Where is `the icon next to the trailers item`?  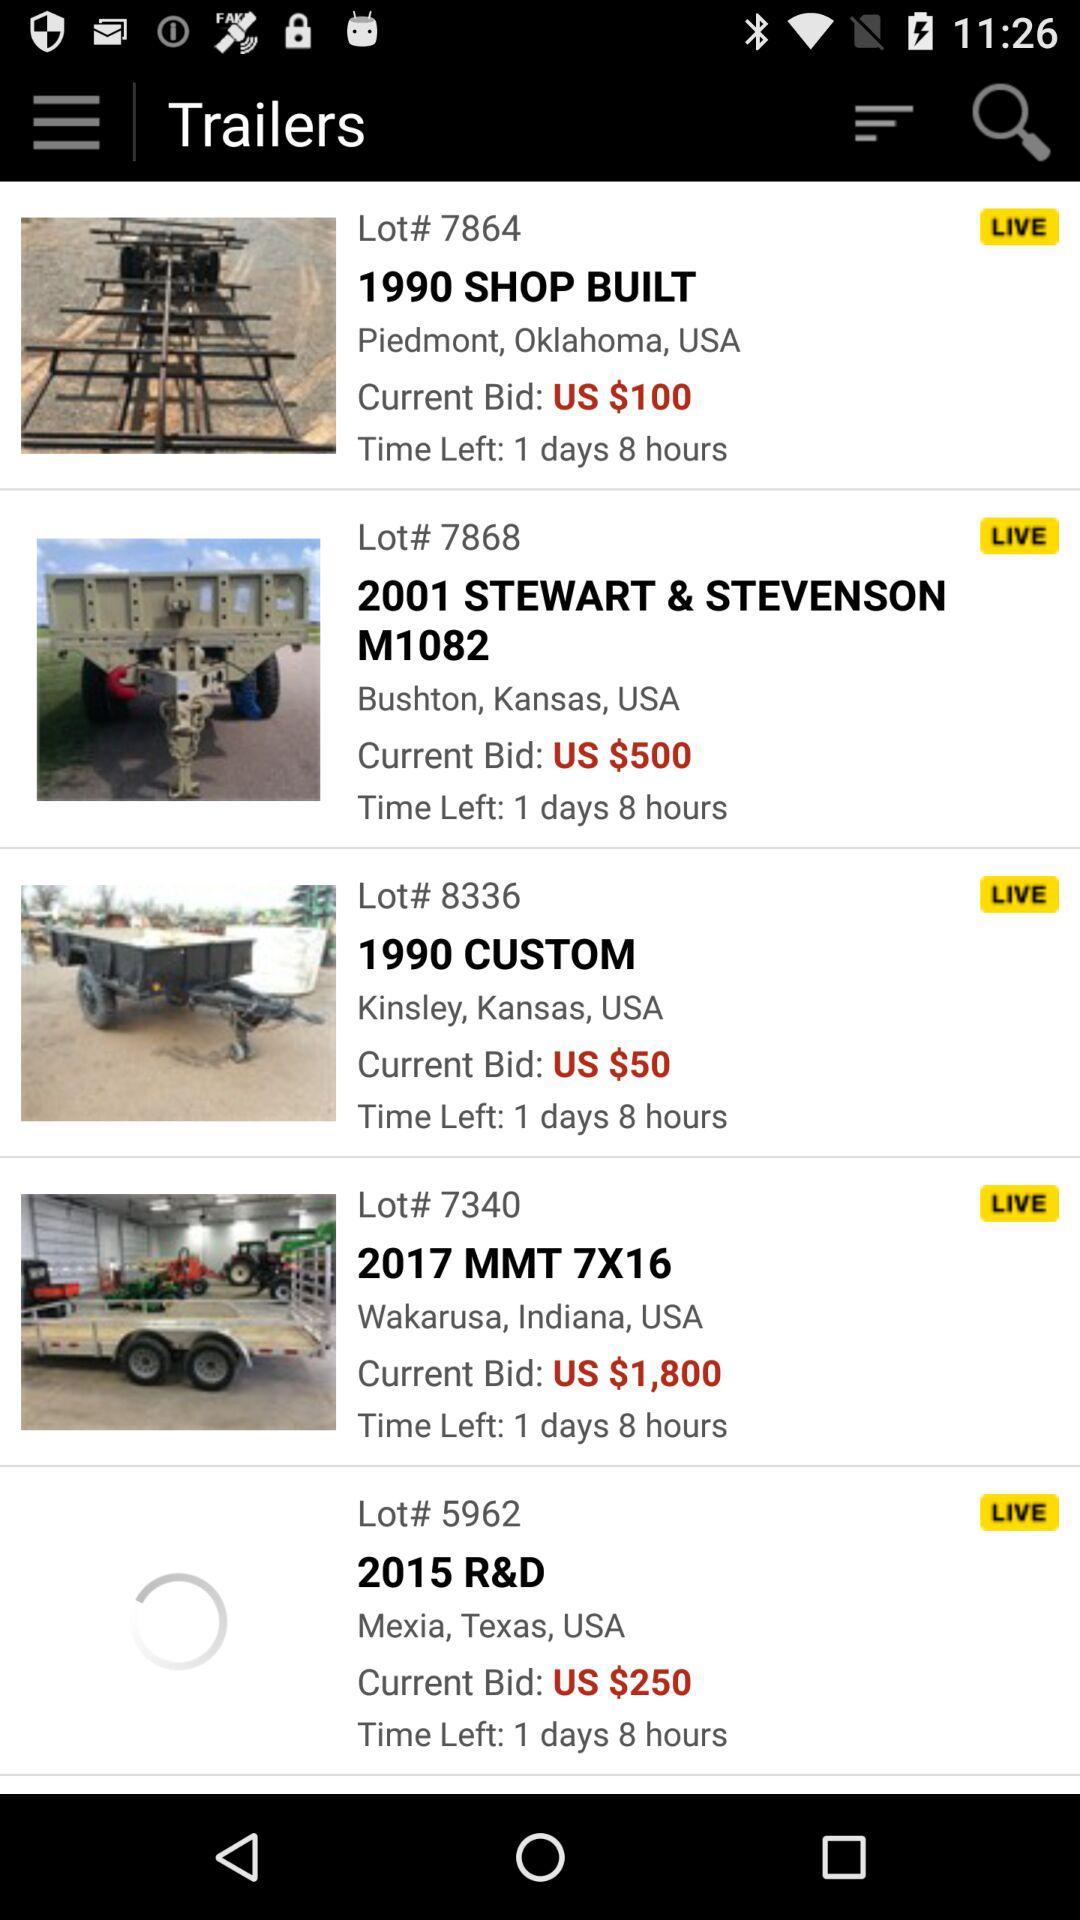
the icon next to the trailers item is located at coordinates (881, 121).